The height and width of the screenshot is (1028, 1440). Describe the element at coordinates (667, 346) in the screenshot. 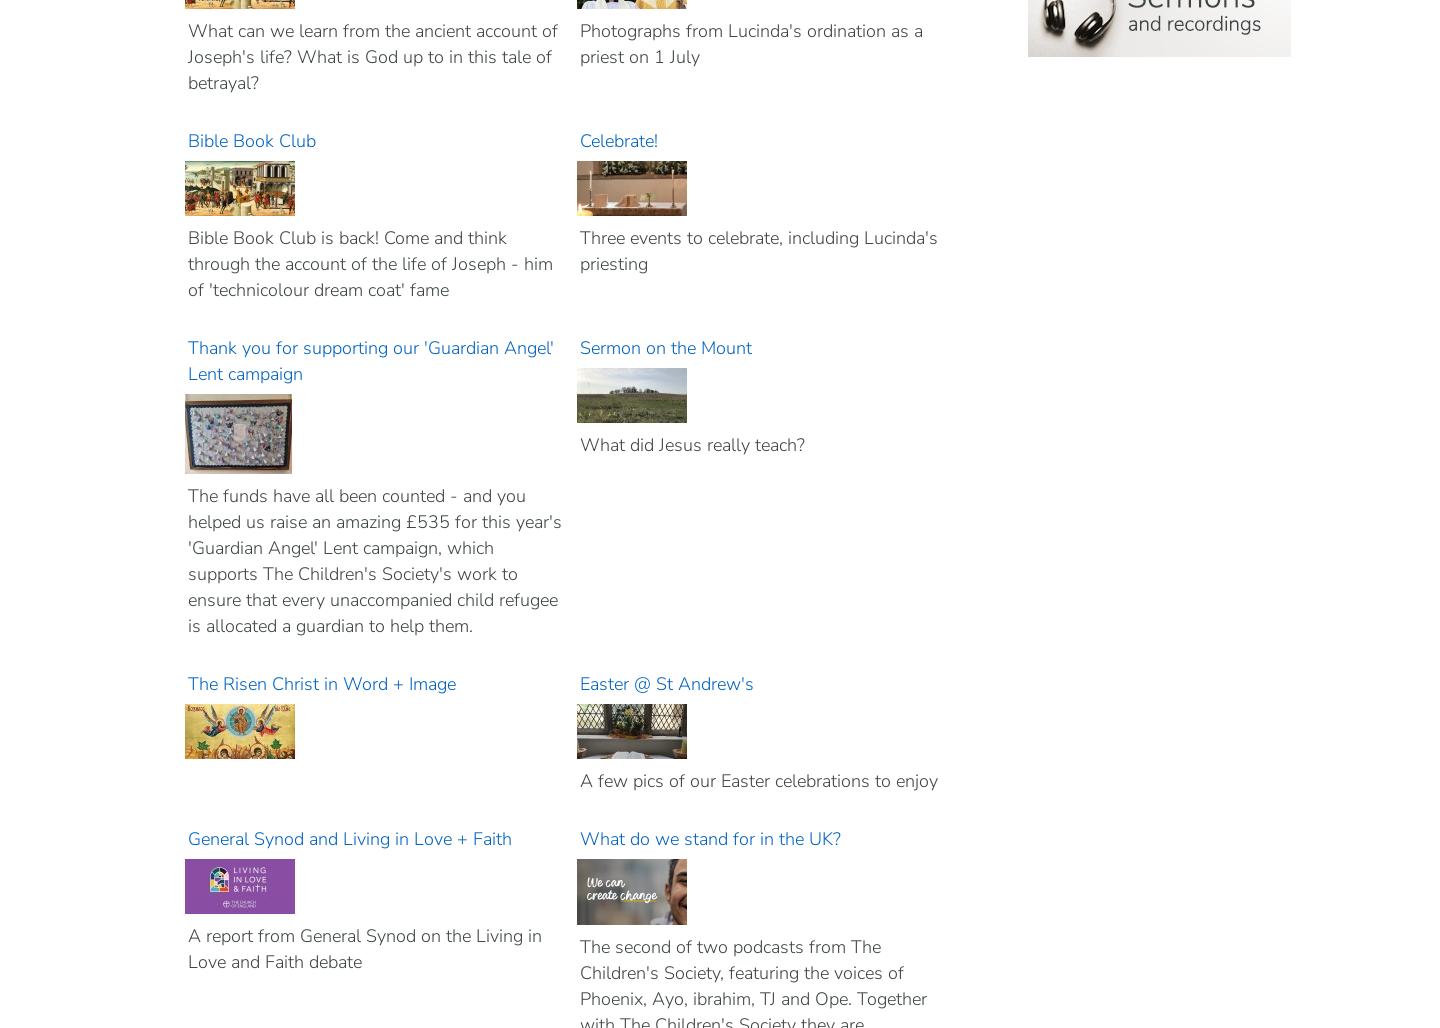

I see `'Sermon on the Mount'` at that location.